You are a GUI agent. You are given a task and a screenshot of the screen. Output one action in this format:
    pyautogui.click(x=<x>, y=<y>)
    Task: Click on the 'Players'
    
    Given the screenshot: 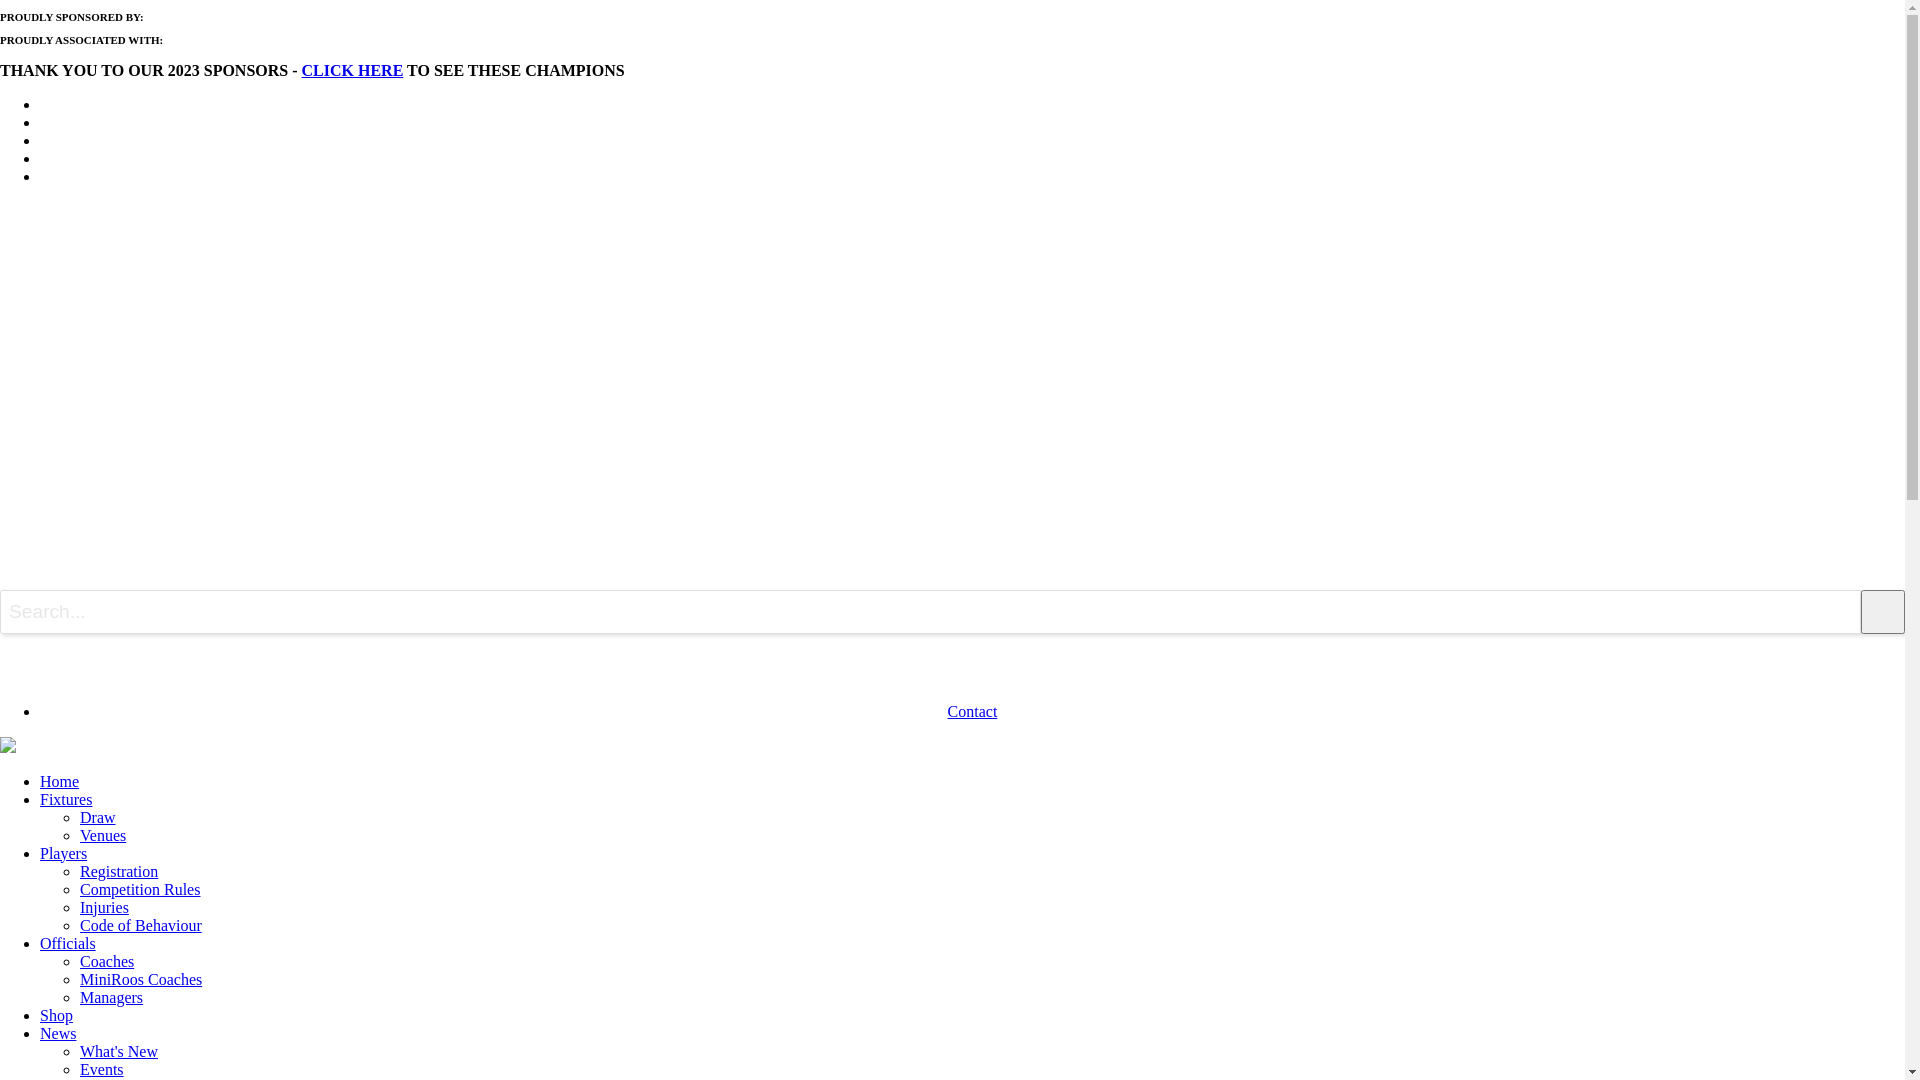 What is the action you would take?
    pyautogui.click(x=63, y=853)
    